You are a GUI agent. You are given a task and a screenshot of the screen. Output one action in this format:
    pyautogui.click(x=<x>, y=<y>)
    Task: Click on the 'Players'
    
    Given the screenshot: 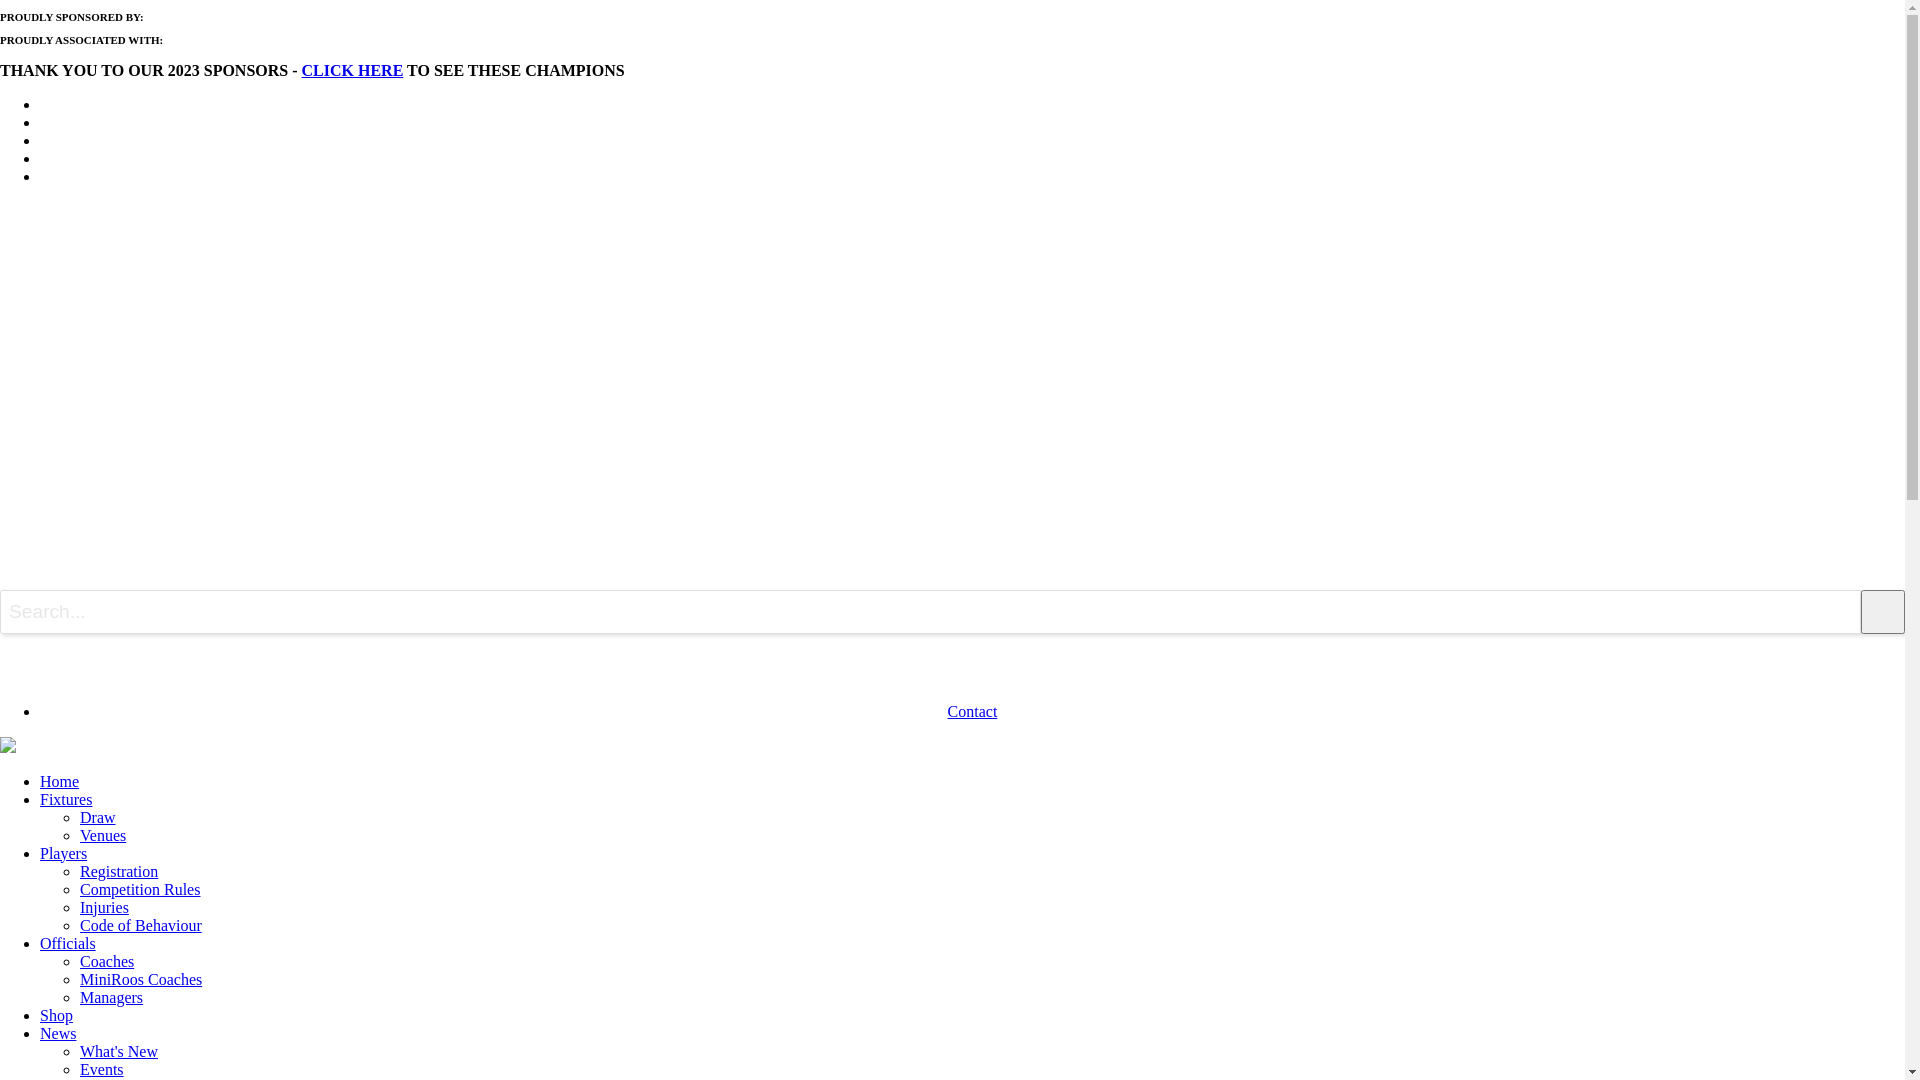 What is the action you would take?
    pyautogui.click(x=63, y=853)
    